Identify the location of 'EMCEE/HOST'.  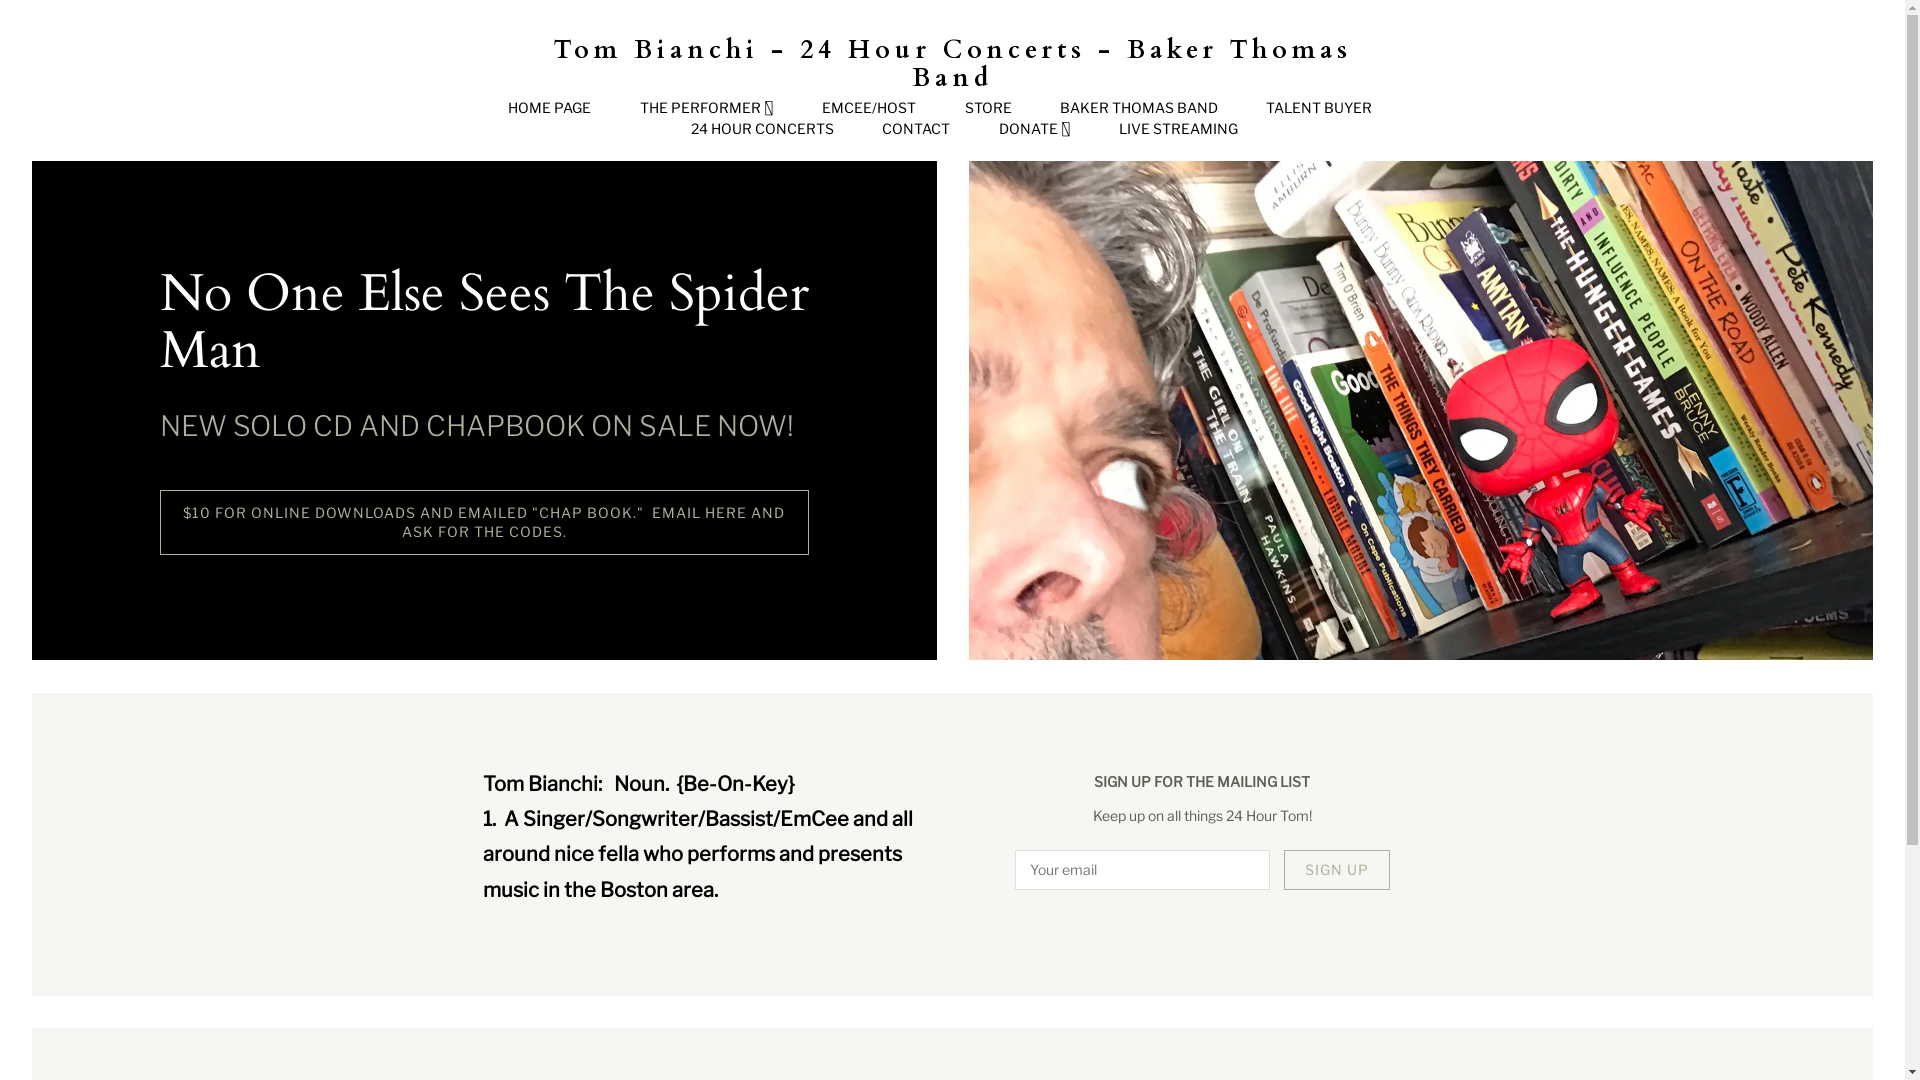
(868, 108).